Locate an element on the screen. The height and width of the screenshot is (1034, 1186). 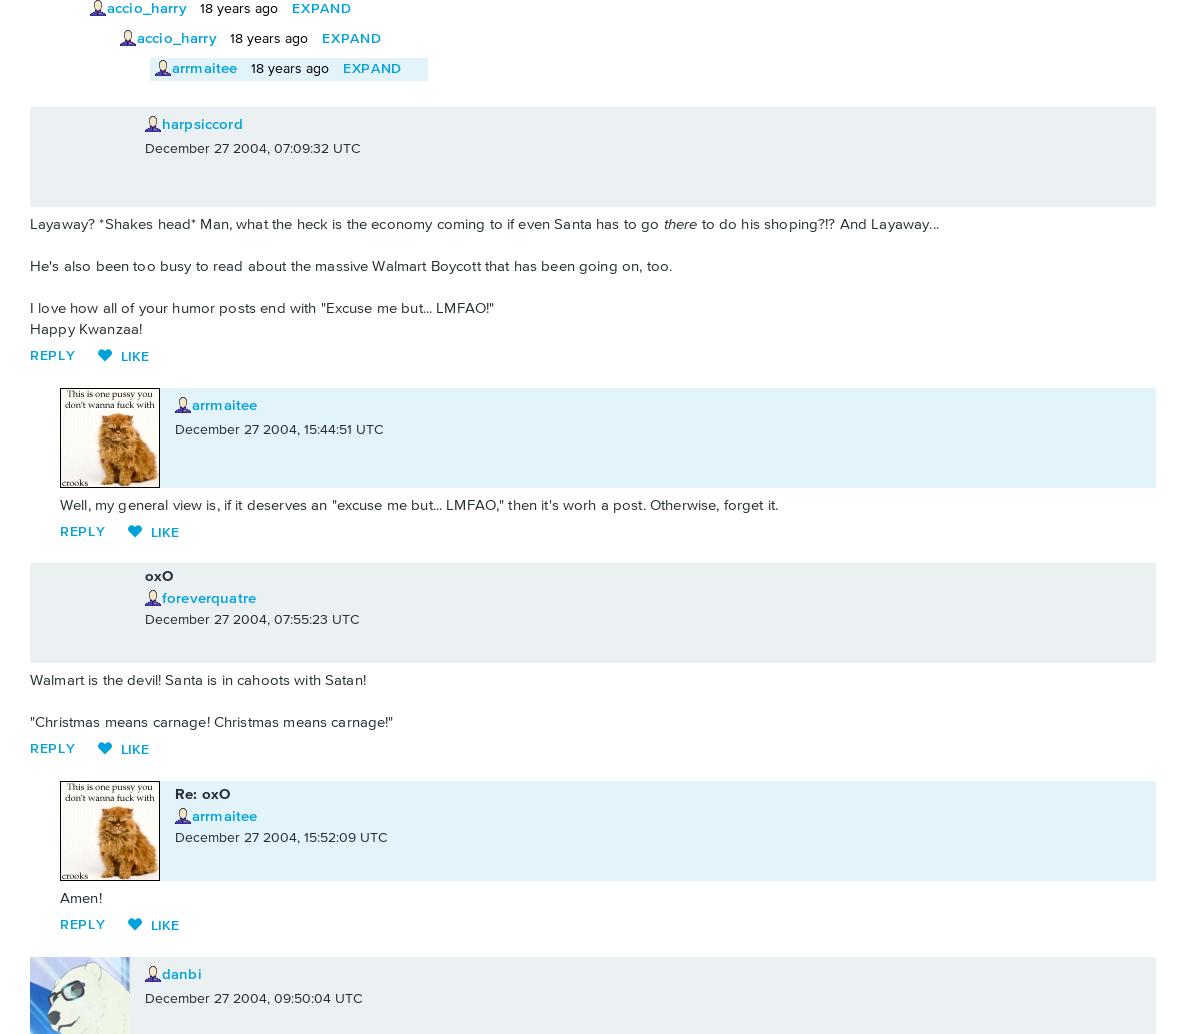
'December 27 2004, 15:44:51 UTC' is located at coordinates (277, 428).